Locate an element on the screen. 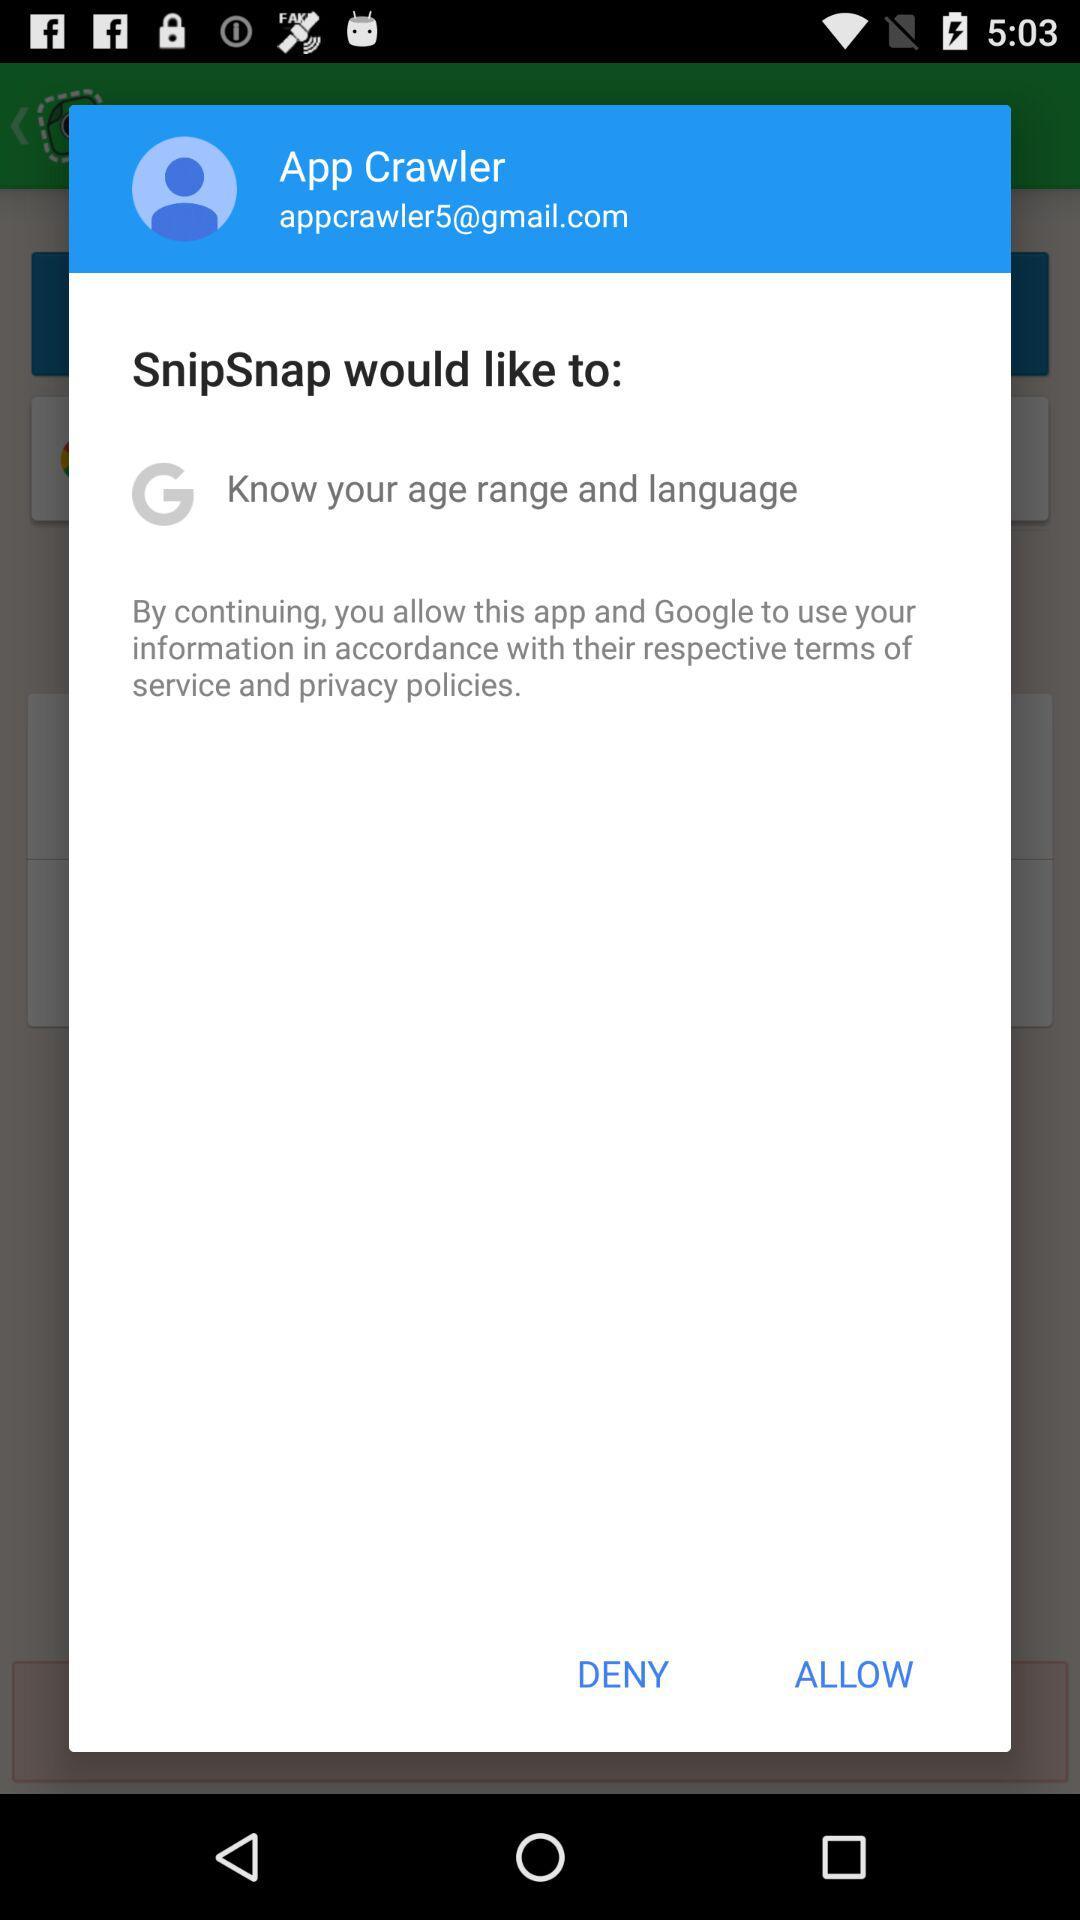  item below the by continuing you item is located at coordinates (621, 1673).